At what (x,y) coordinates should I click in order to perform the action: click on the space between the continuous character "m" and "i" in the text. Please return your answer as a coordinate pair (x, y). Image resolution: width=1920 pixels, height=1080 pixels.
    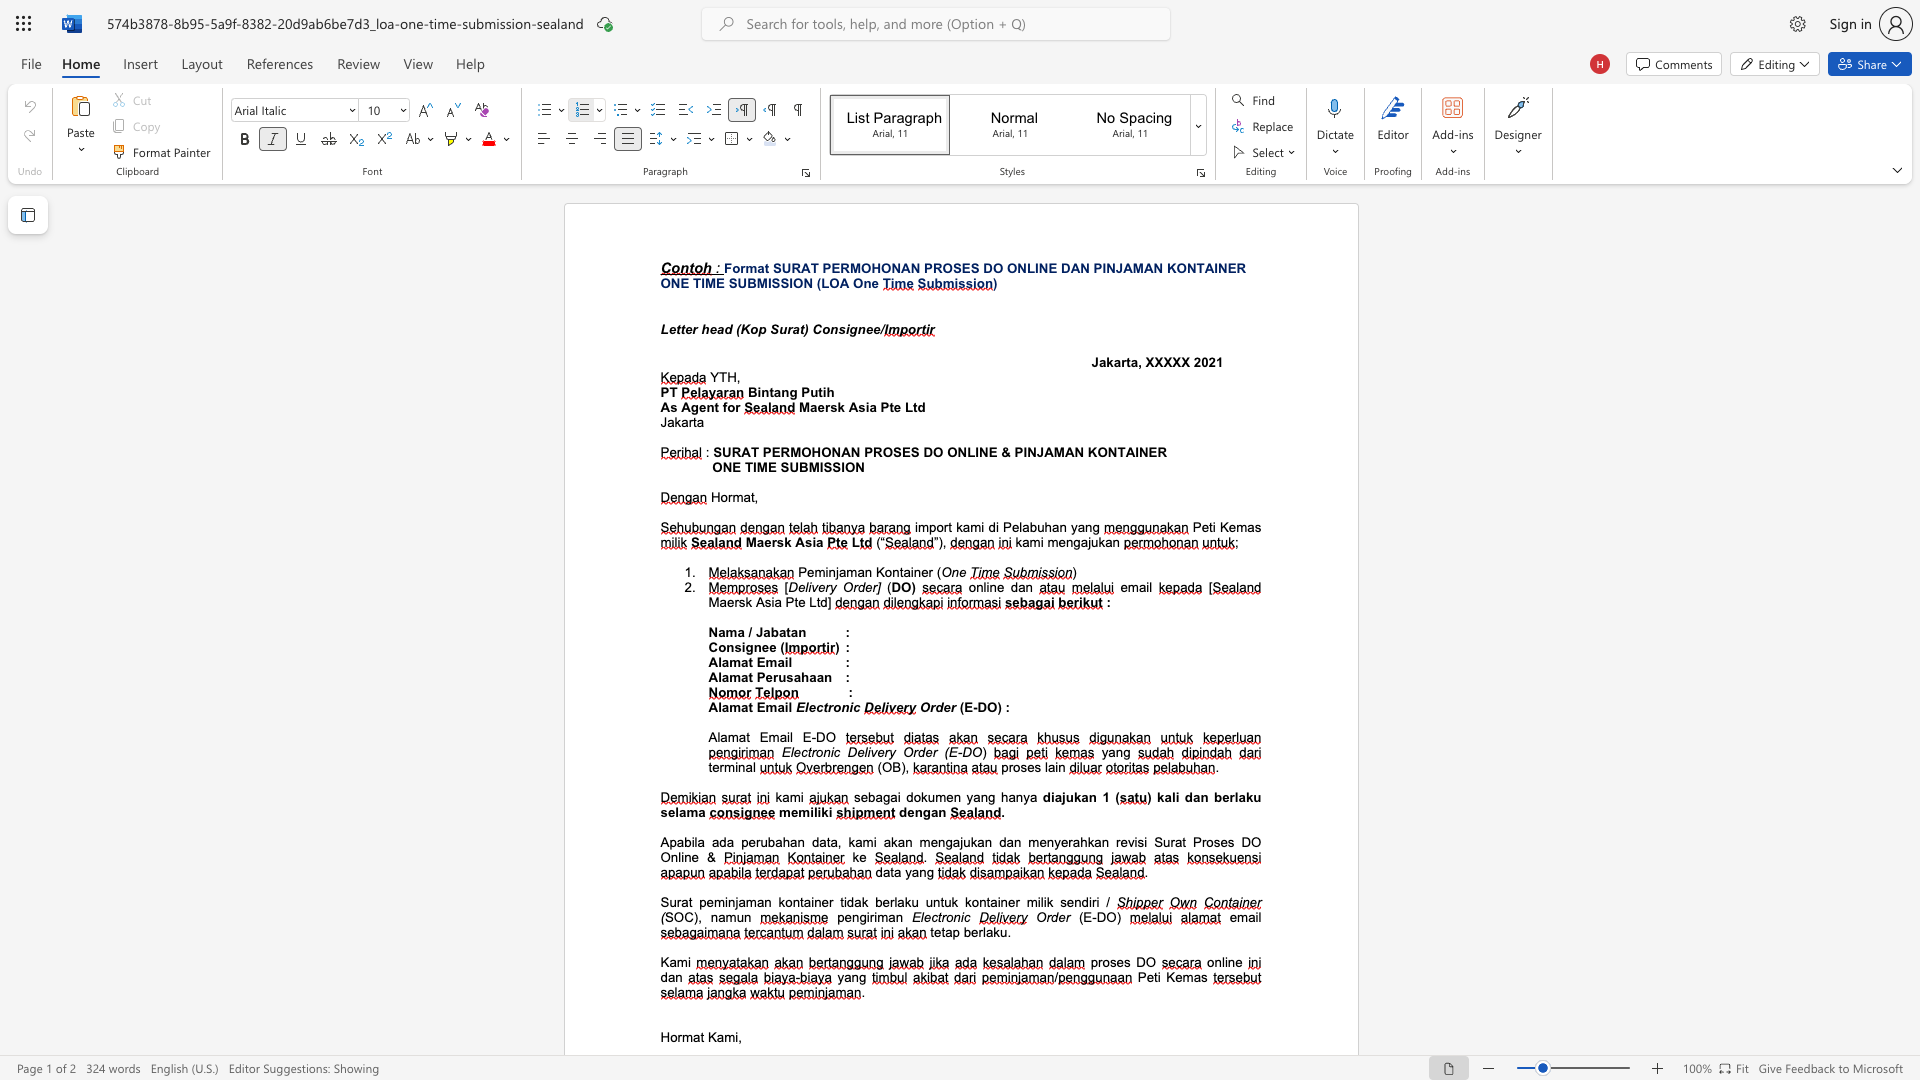
    Looking at the image, I should click on (823, 572).